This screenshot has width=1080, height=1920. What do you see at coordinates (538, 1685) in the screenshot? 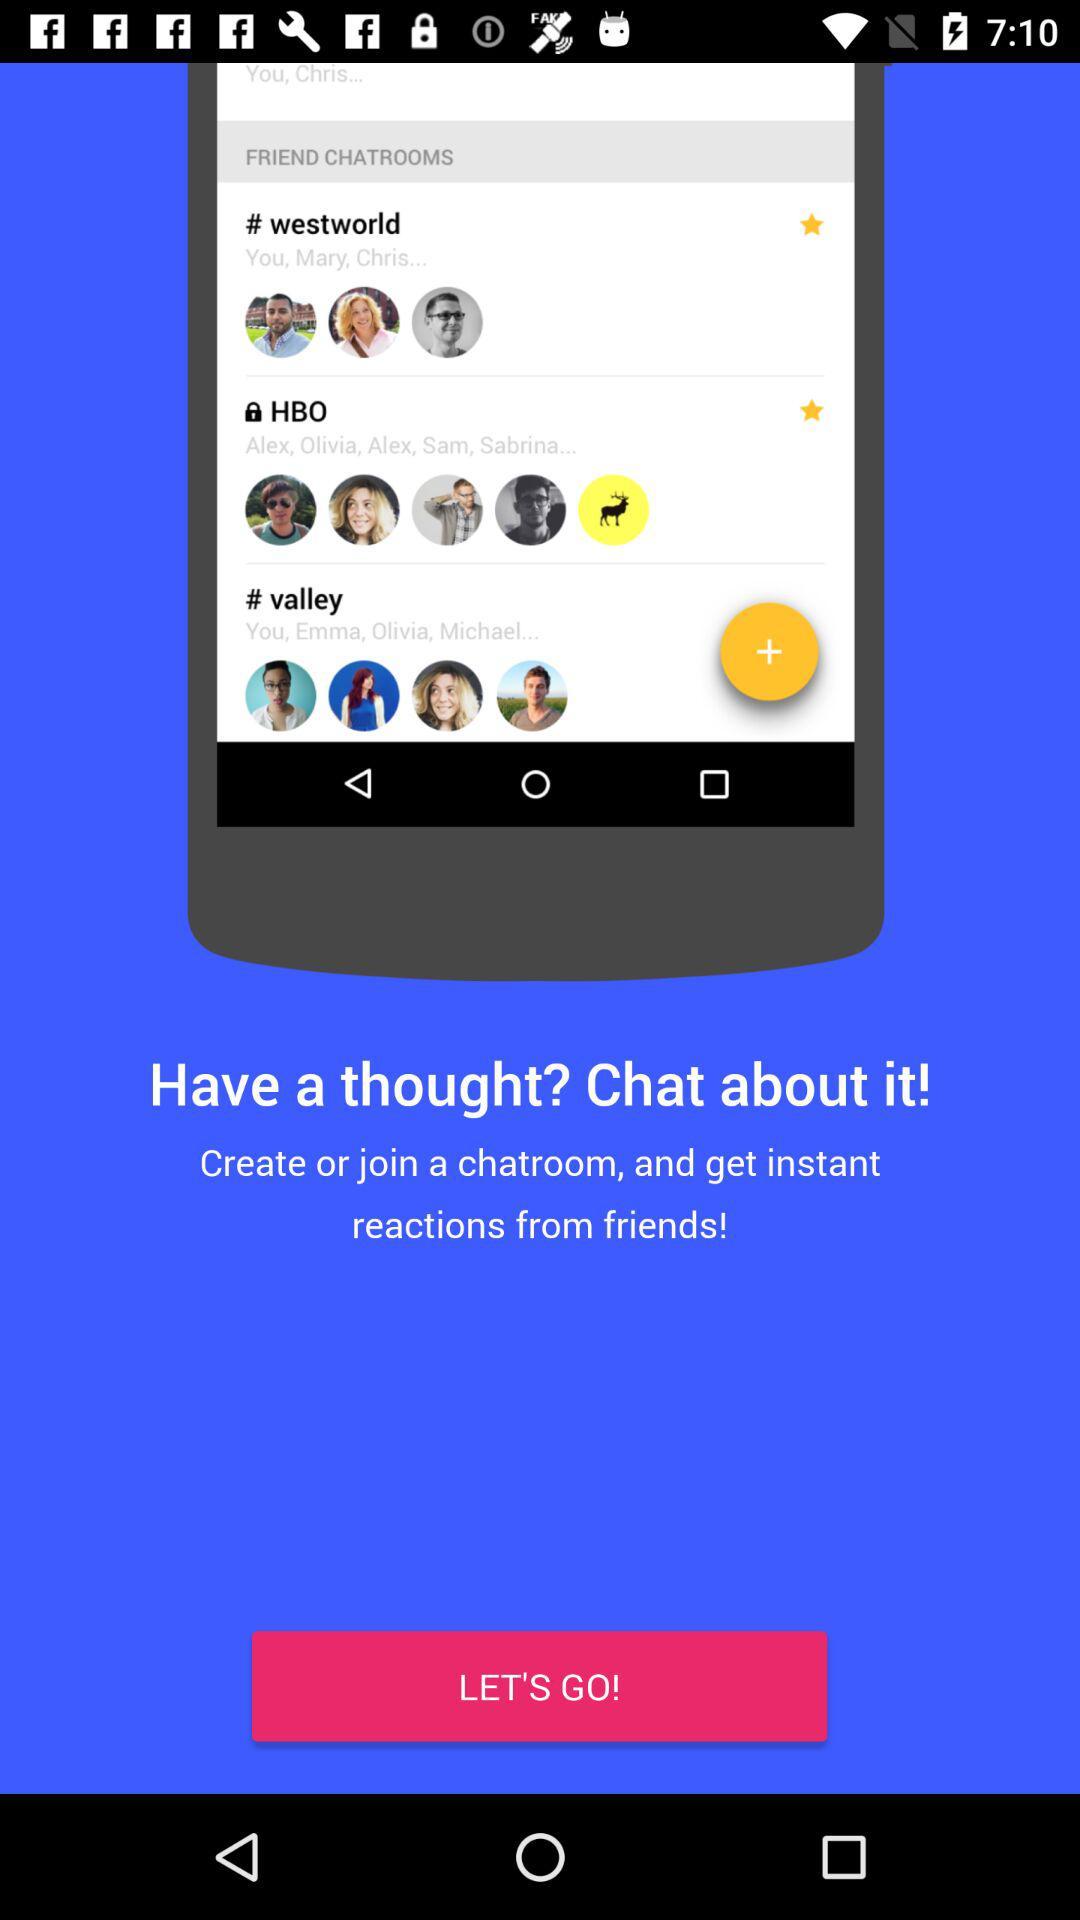
I see `the let's go! item` at bounding box center [538, 1685].